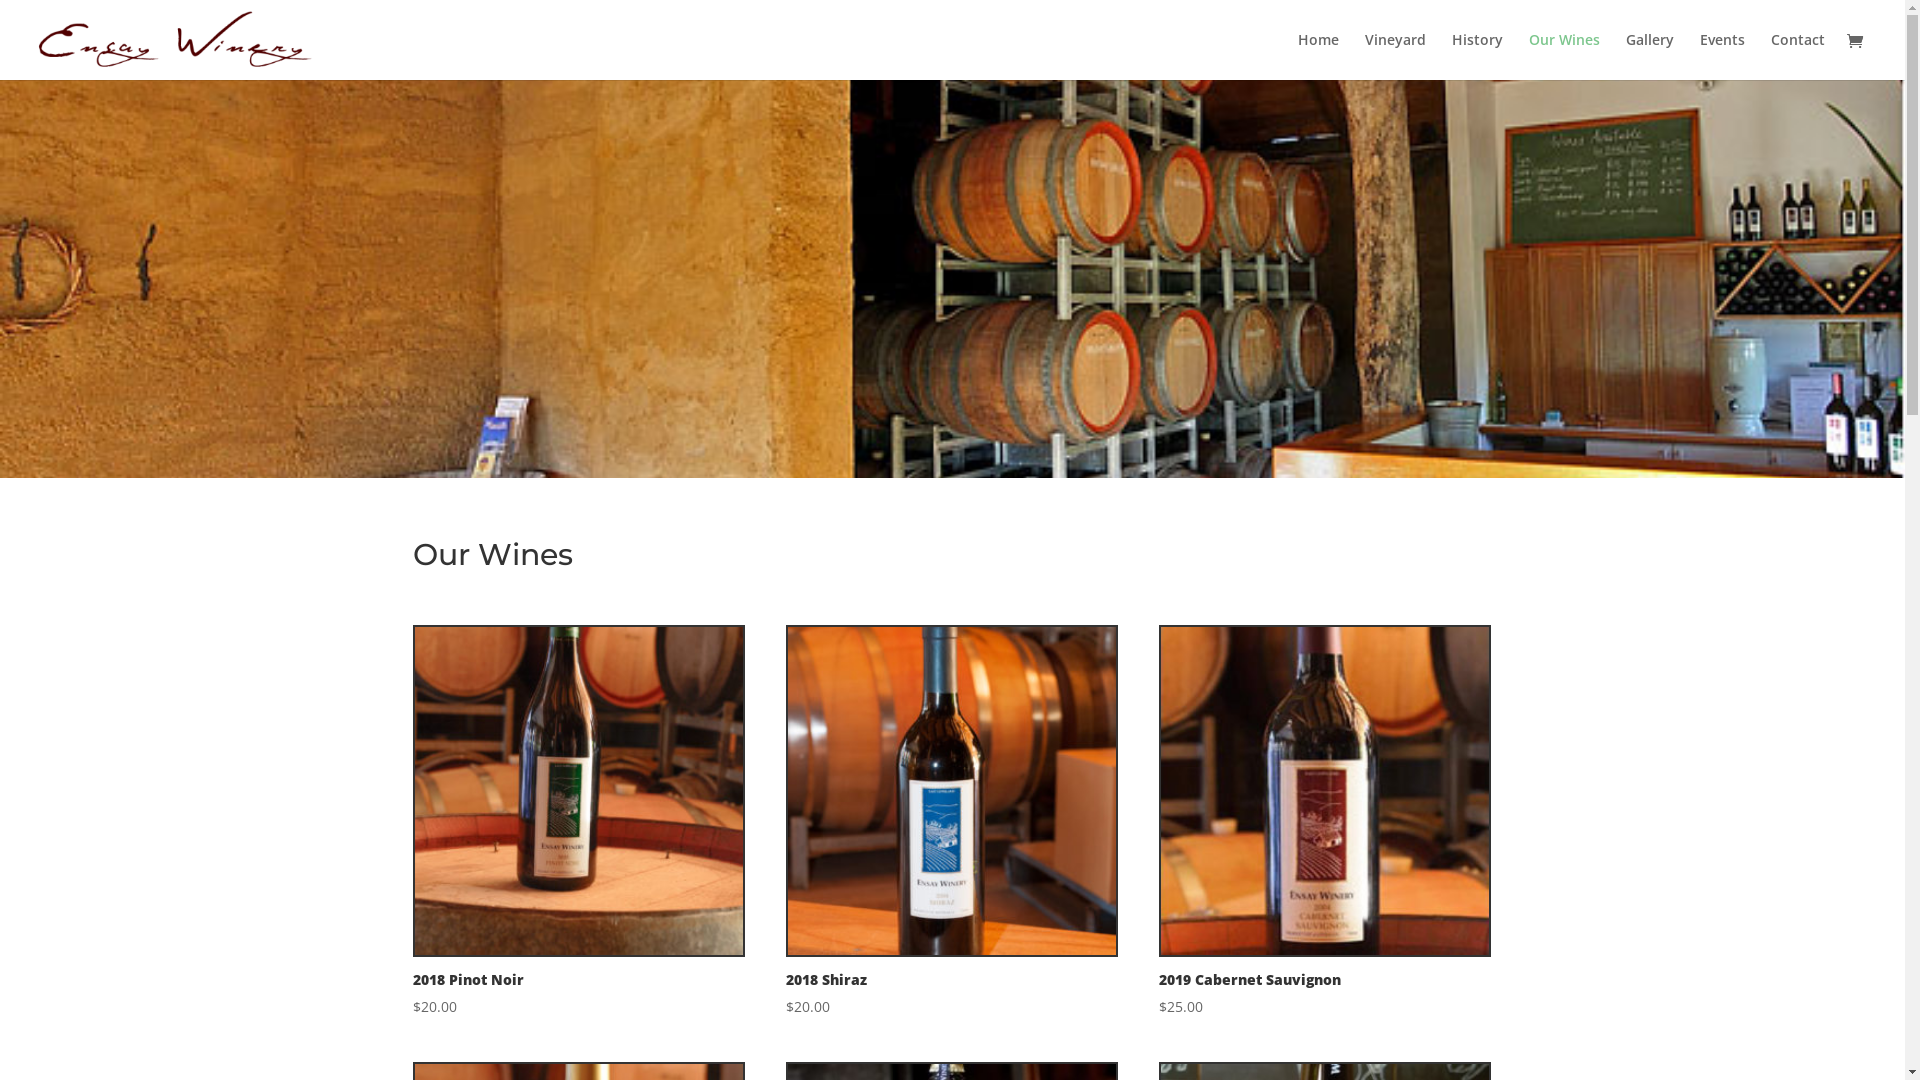  Describe the element at coordinates (1451, 55) in the screenshot. I see `'History'` at that location.